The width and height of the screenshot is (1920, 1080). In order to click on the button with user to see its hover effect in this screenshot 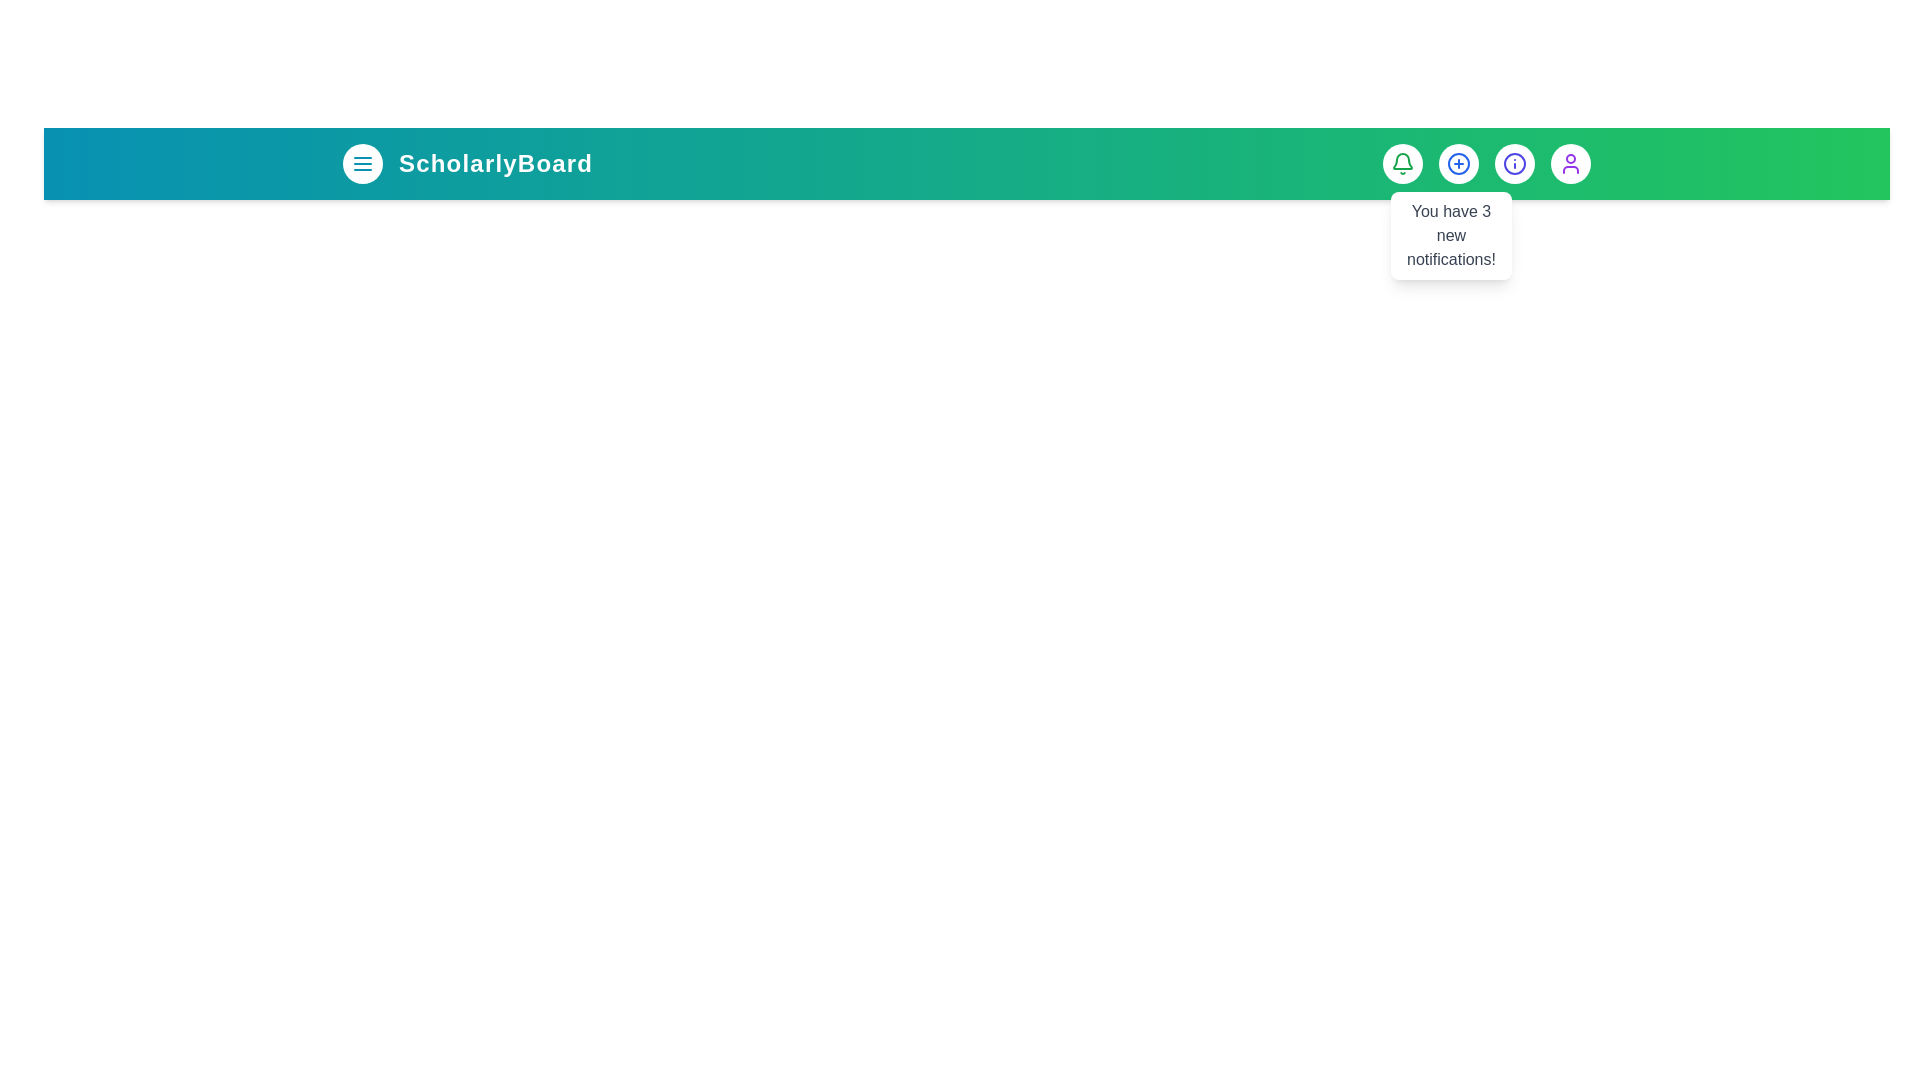, I will do `click(1569, 163)`.